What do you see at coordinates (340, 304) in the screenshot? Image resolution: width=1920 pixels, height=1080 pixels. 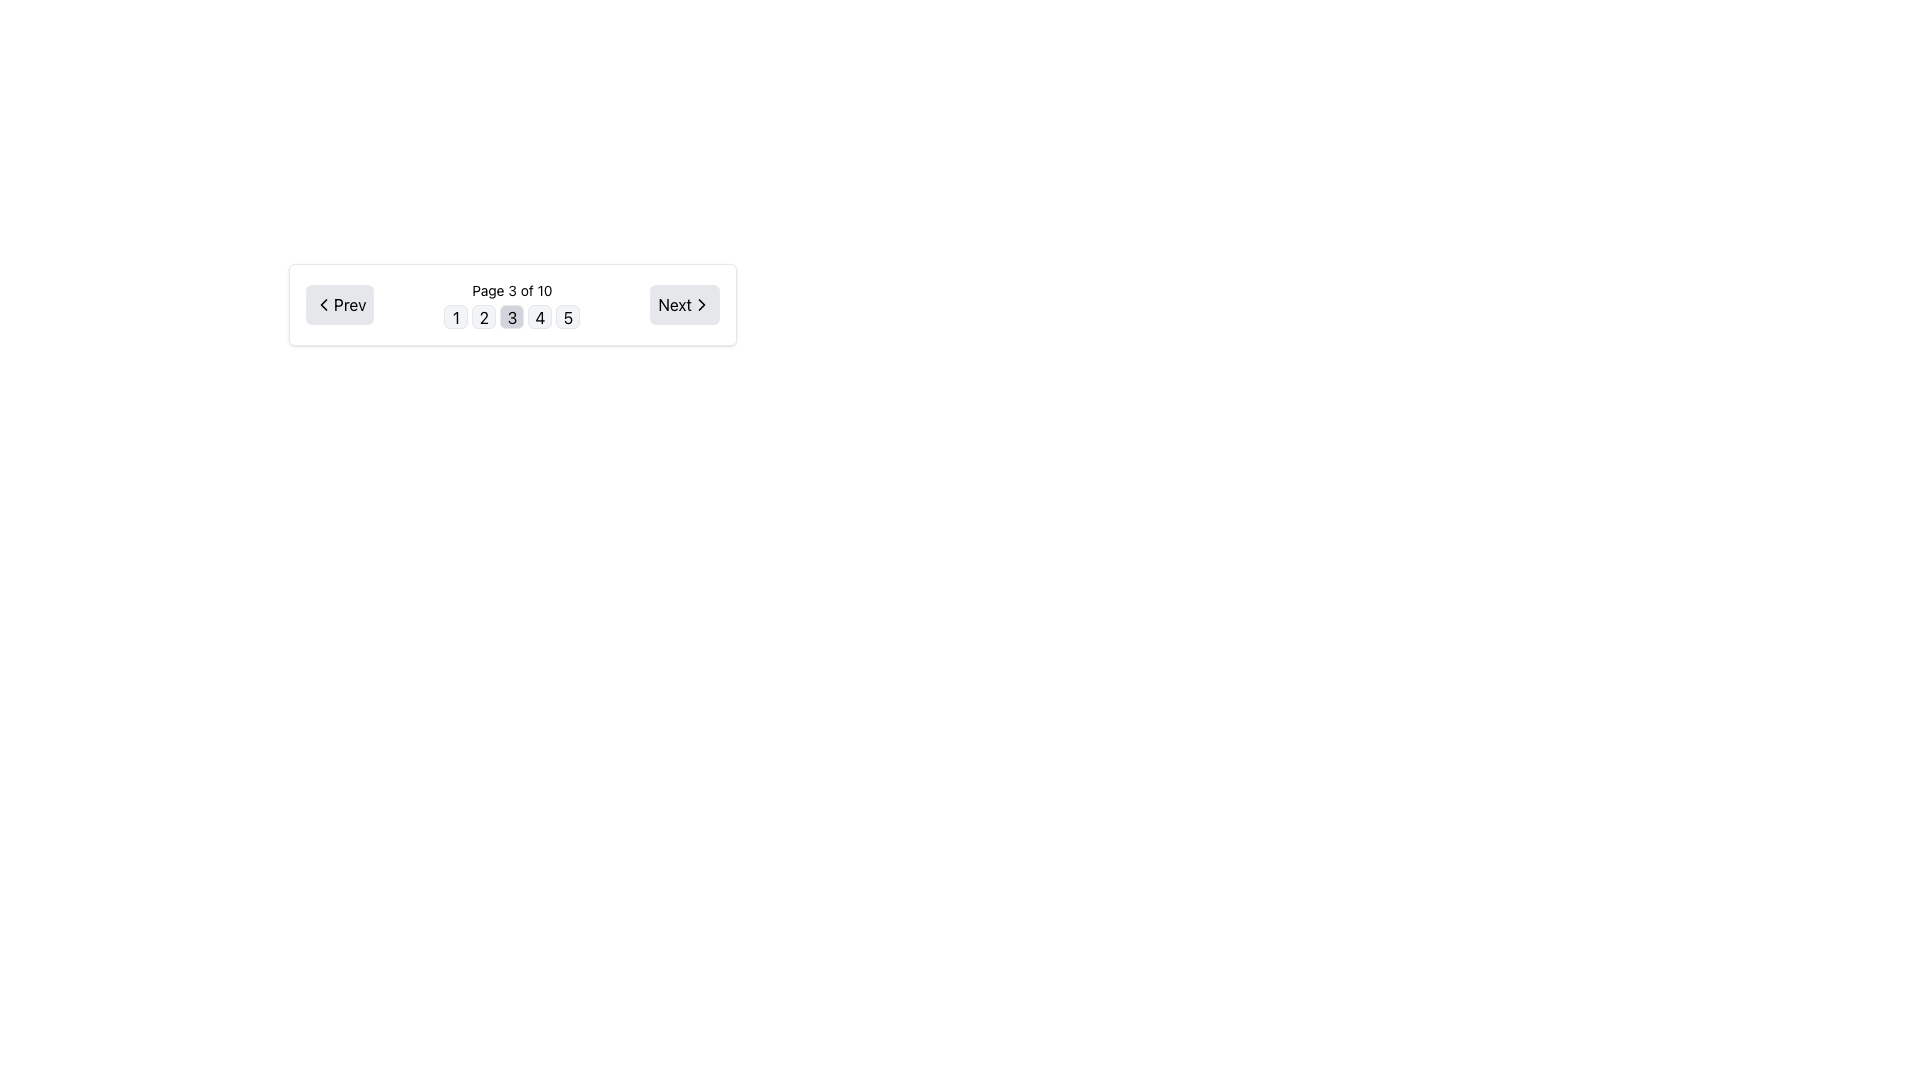 I see `the 'Prev' button with a light gray background and a left-pointing chevron icon to move to the previous page` at bounding box center [340, 304].